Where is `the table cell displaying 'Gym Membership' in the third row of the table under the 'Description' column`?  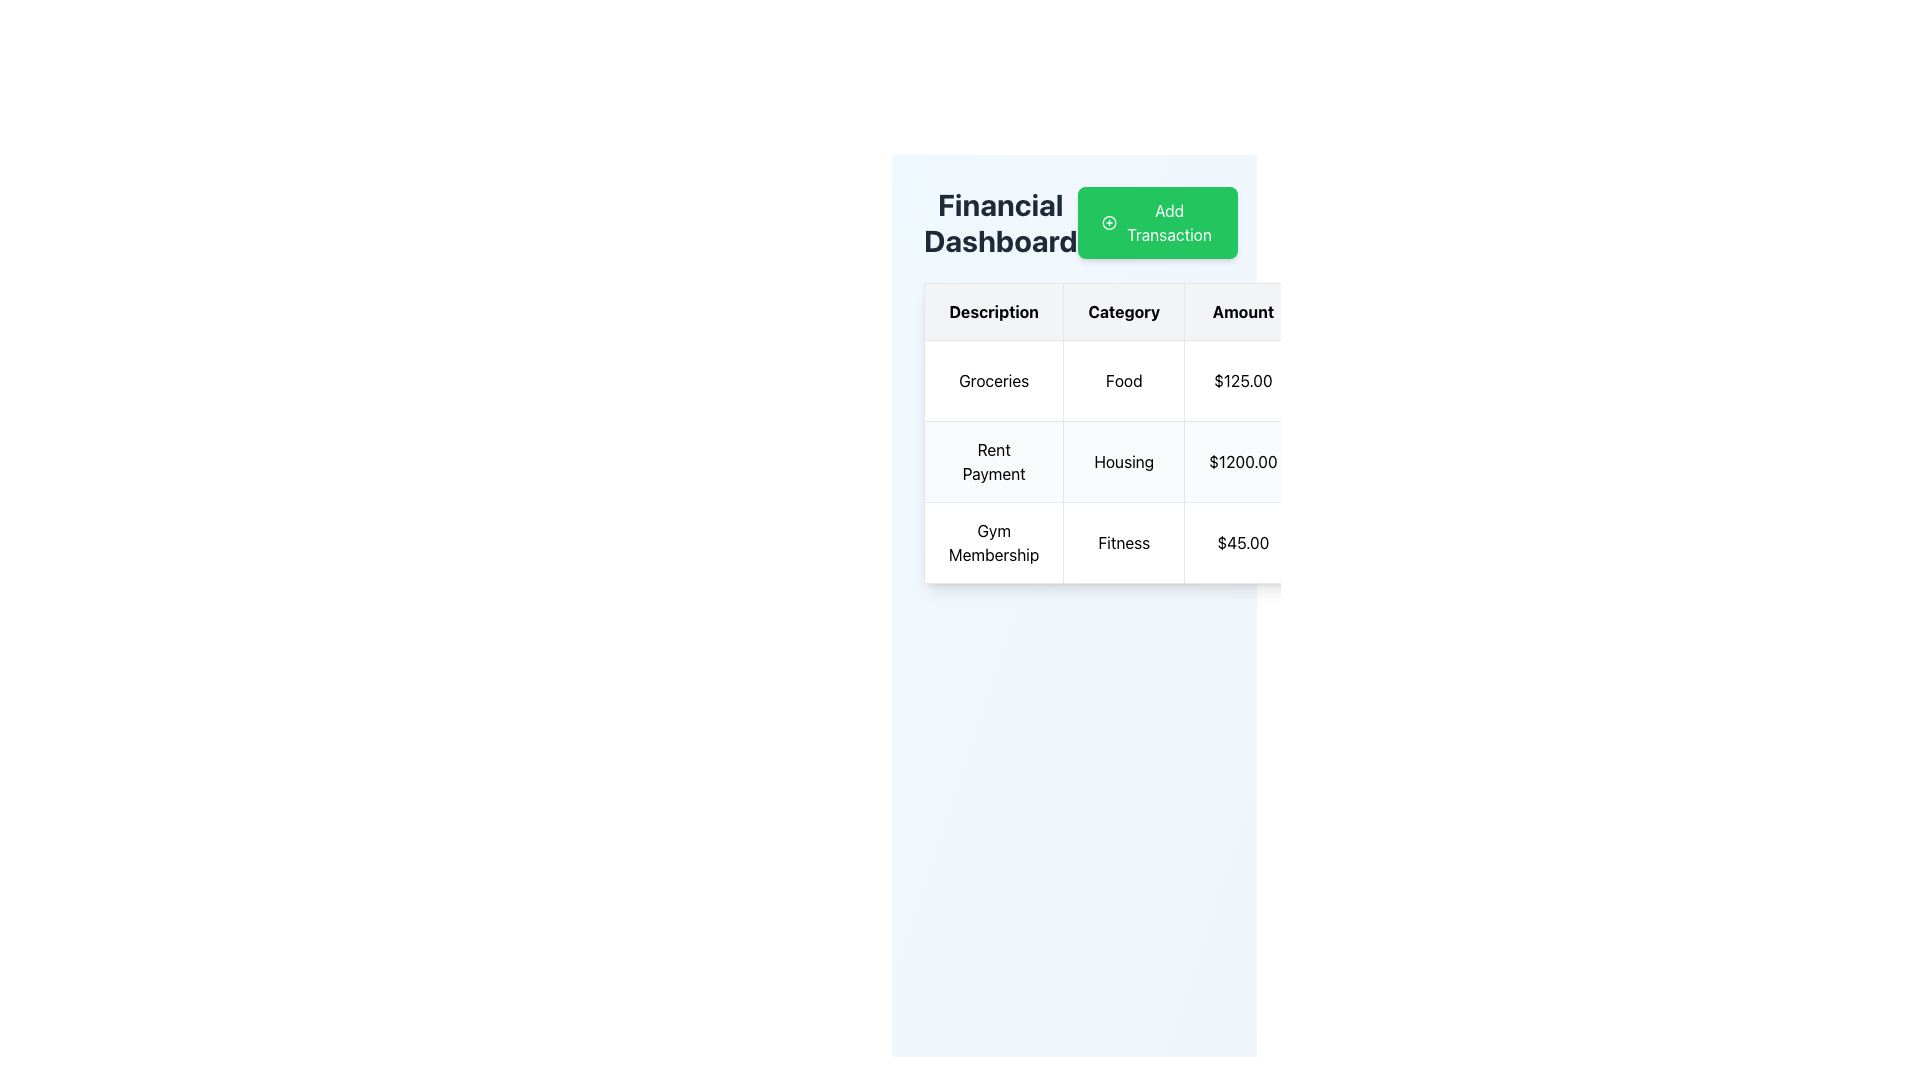
the table cell displaying 'Gym Membership' in the third row of the table under the 'Description' column is located at coordinates (994, 543).